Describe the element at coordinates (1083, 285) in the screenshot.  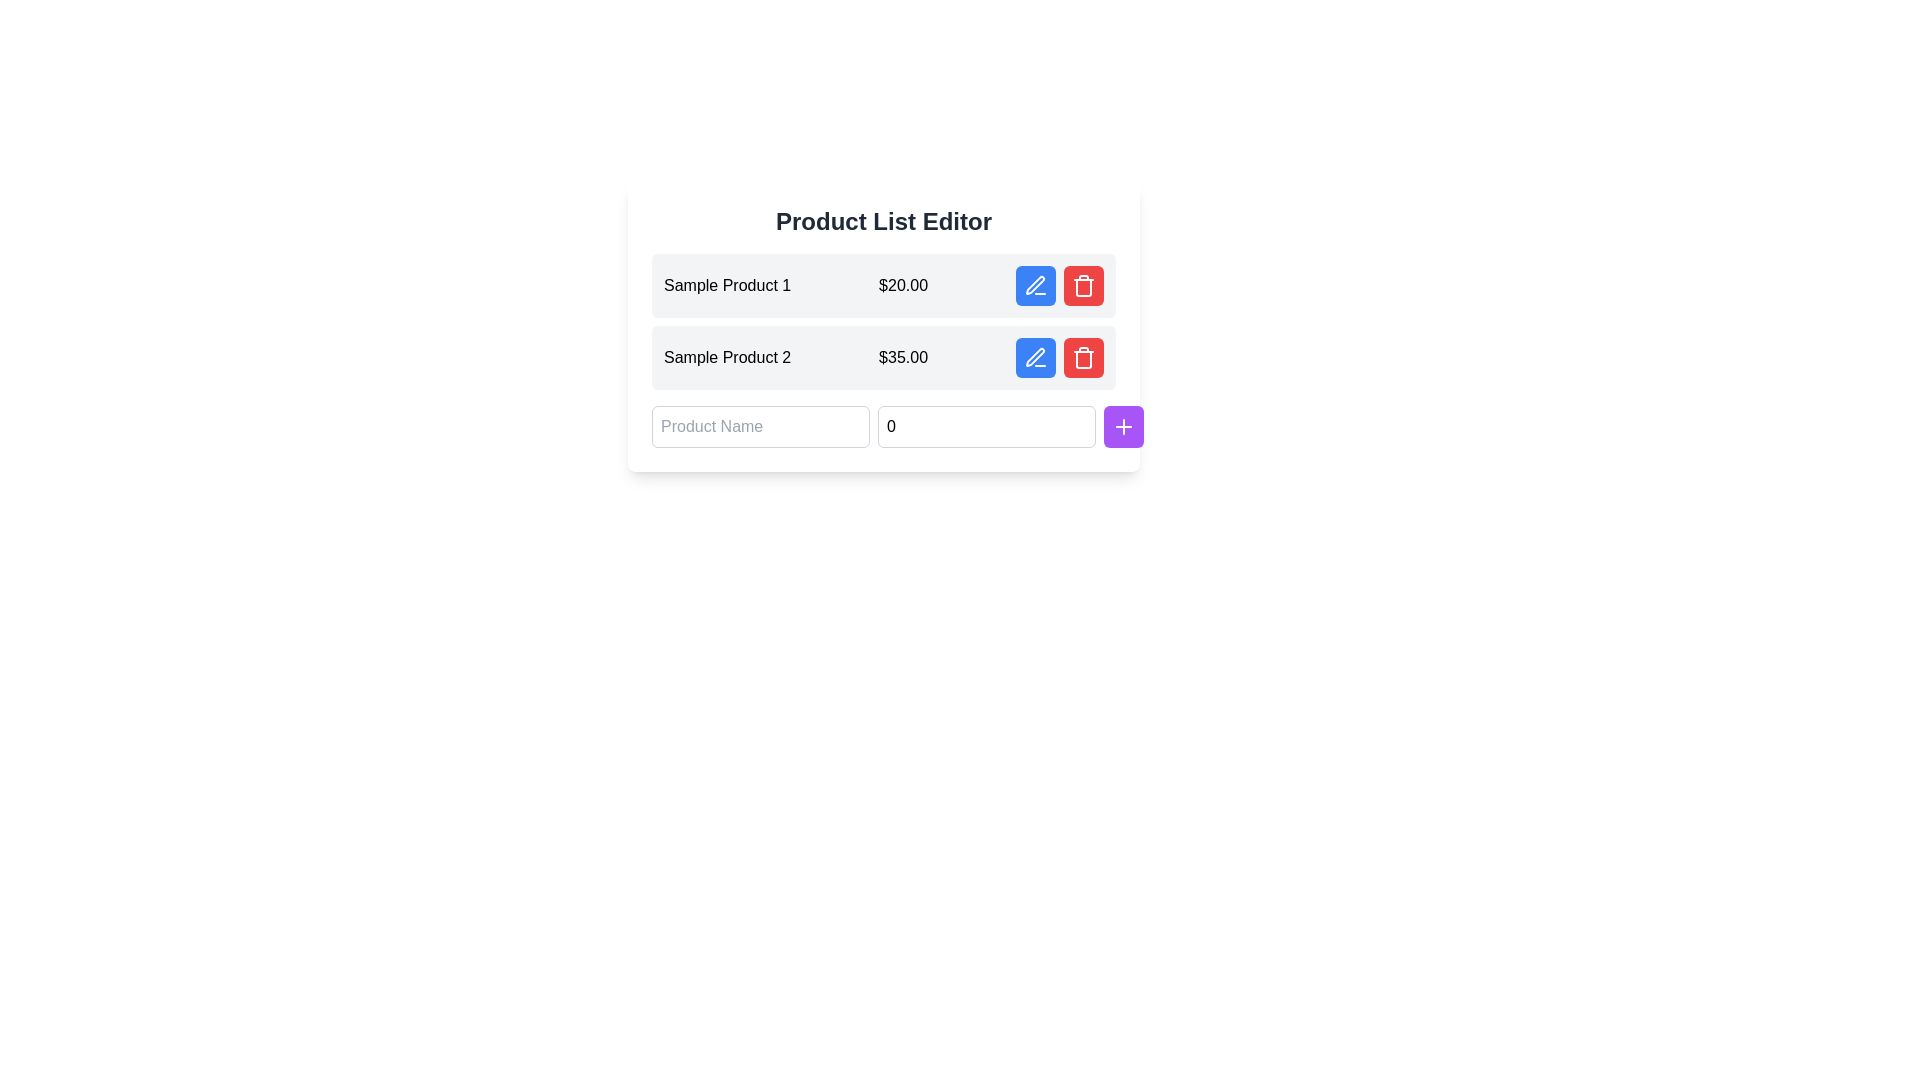
I see `the delete button located at the end of the first row in the product list editor interface` at that location.